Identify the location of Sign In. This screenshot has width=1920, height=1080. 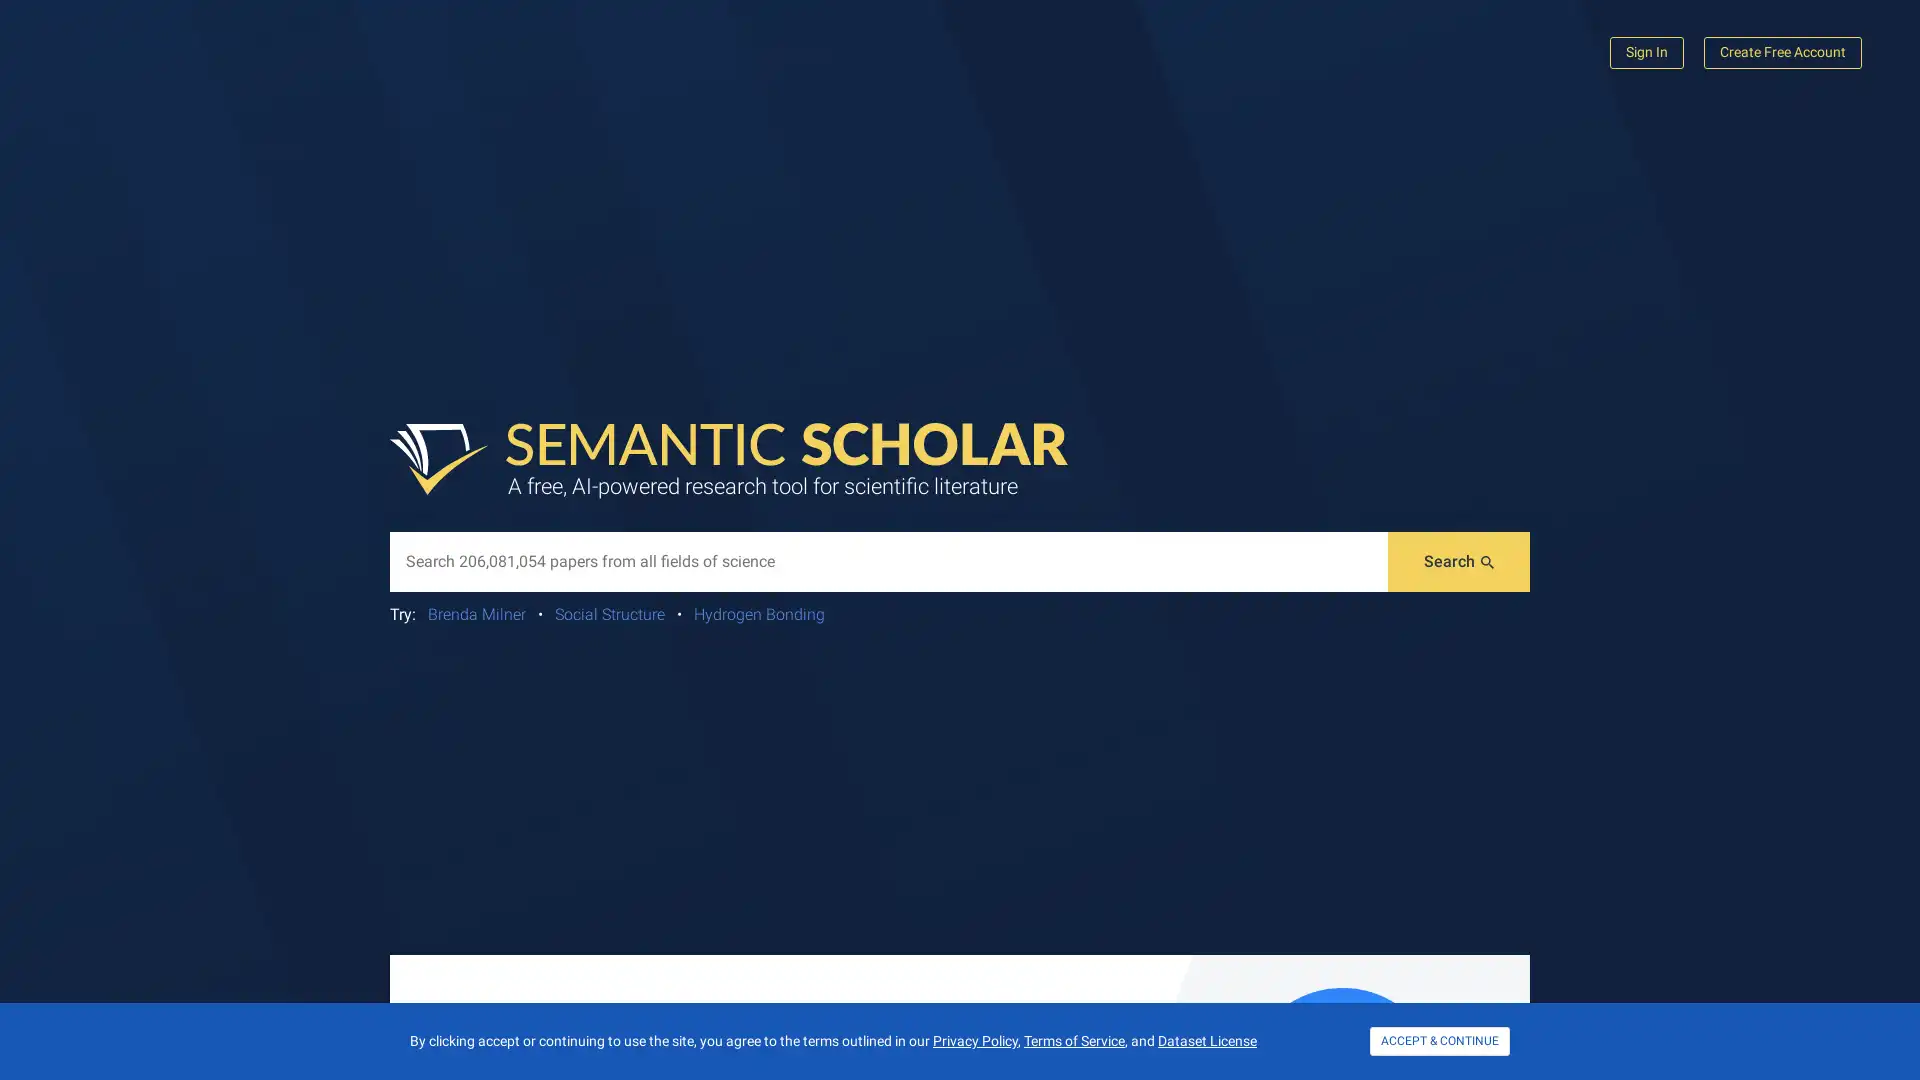
(1646, 51).